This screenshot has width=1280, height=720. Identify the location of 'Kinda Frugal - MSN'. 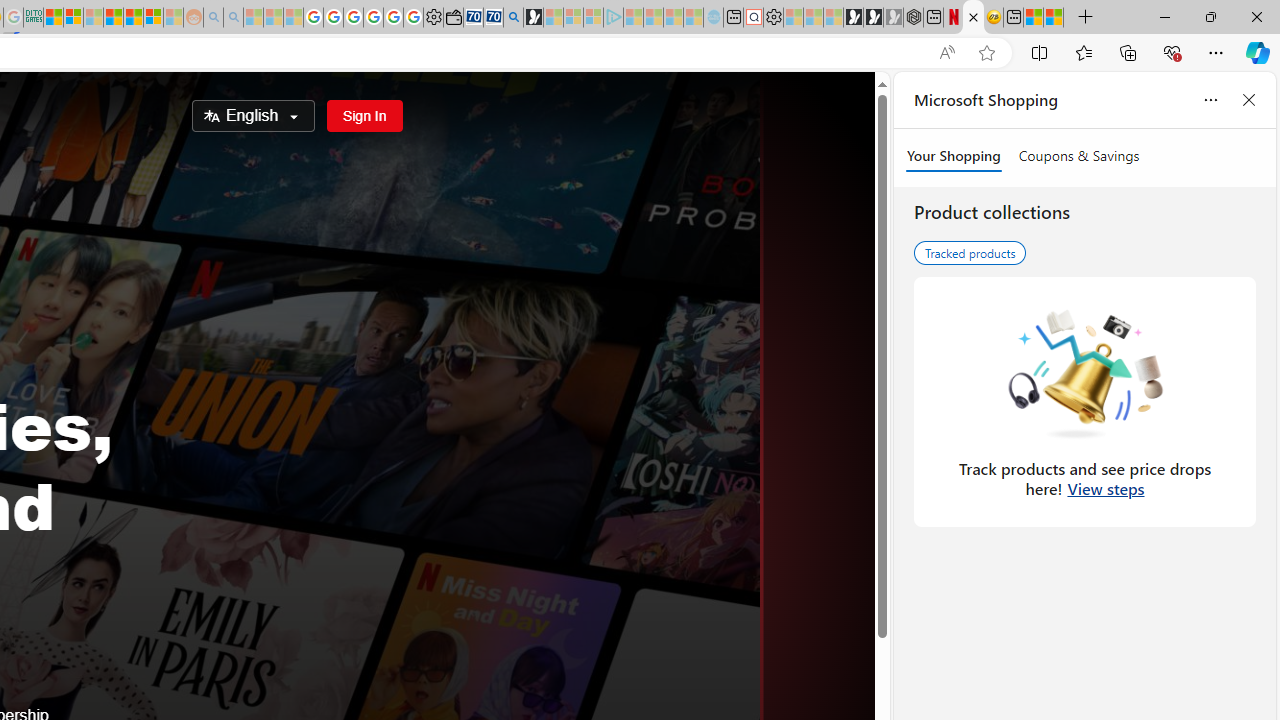
(132, 17).